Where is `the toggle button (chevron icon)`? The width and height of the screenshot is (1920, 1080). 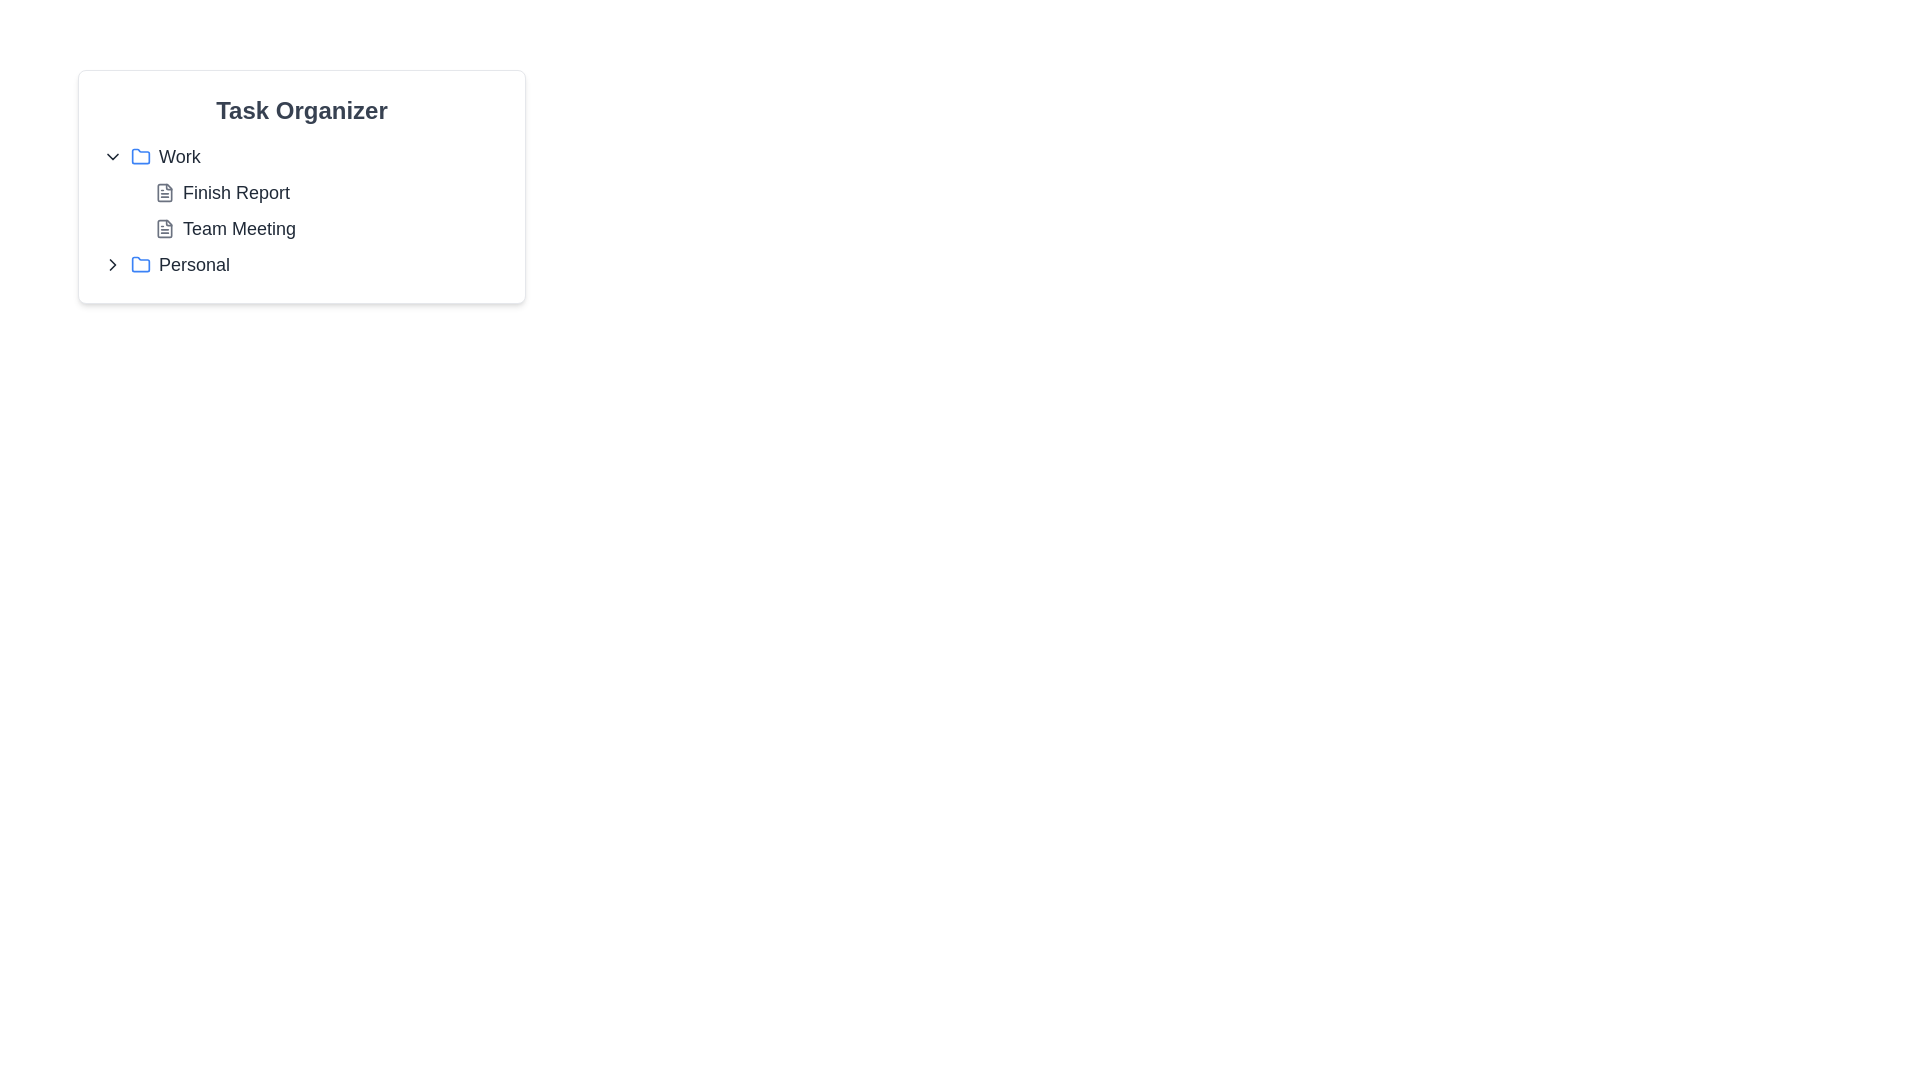
the toggle button (chevron icon) is located at coordinates (112, 156).